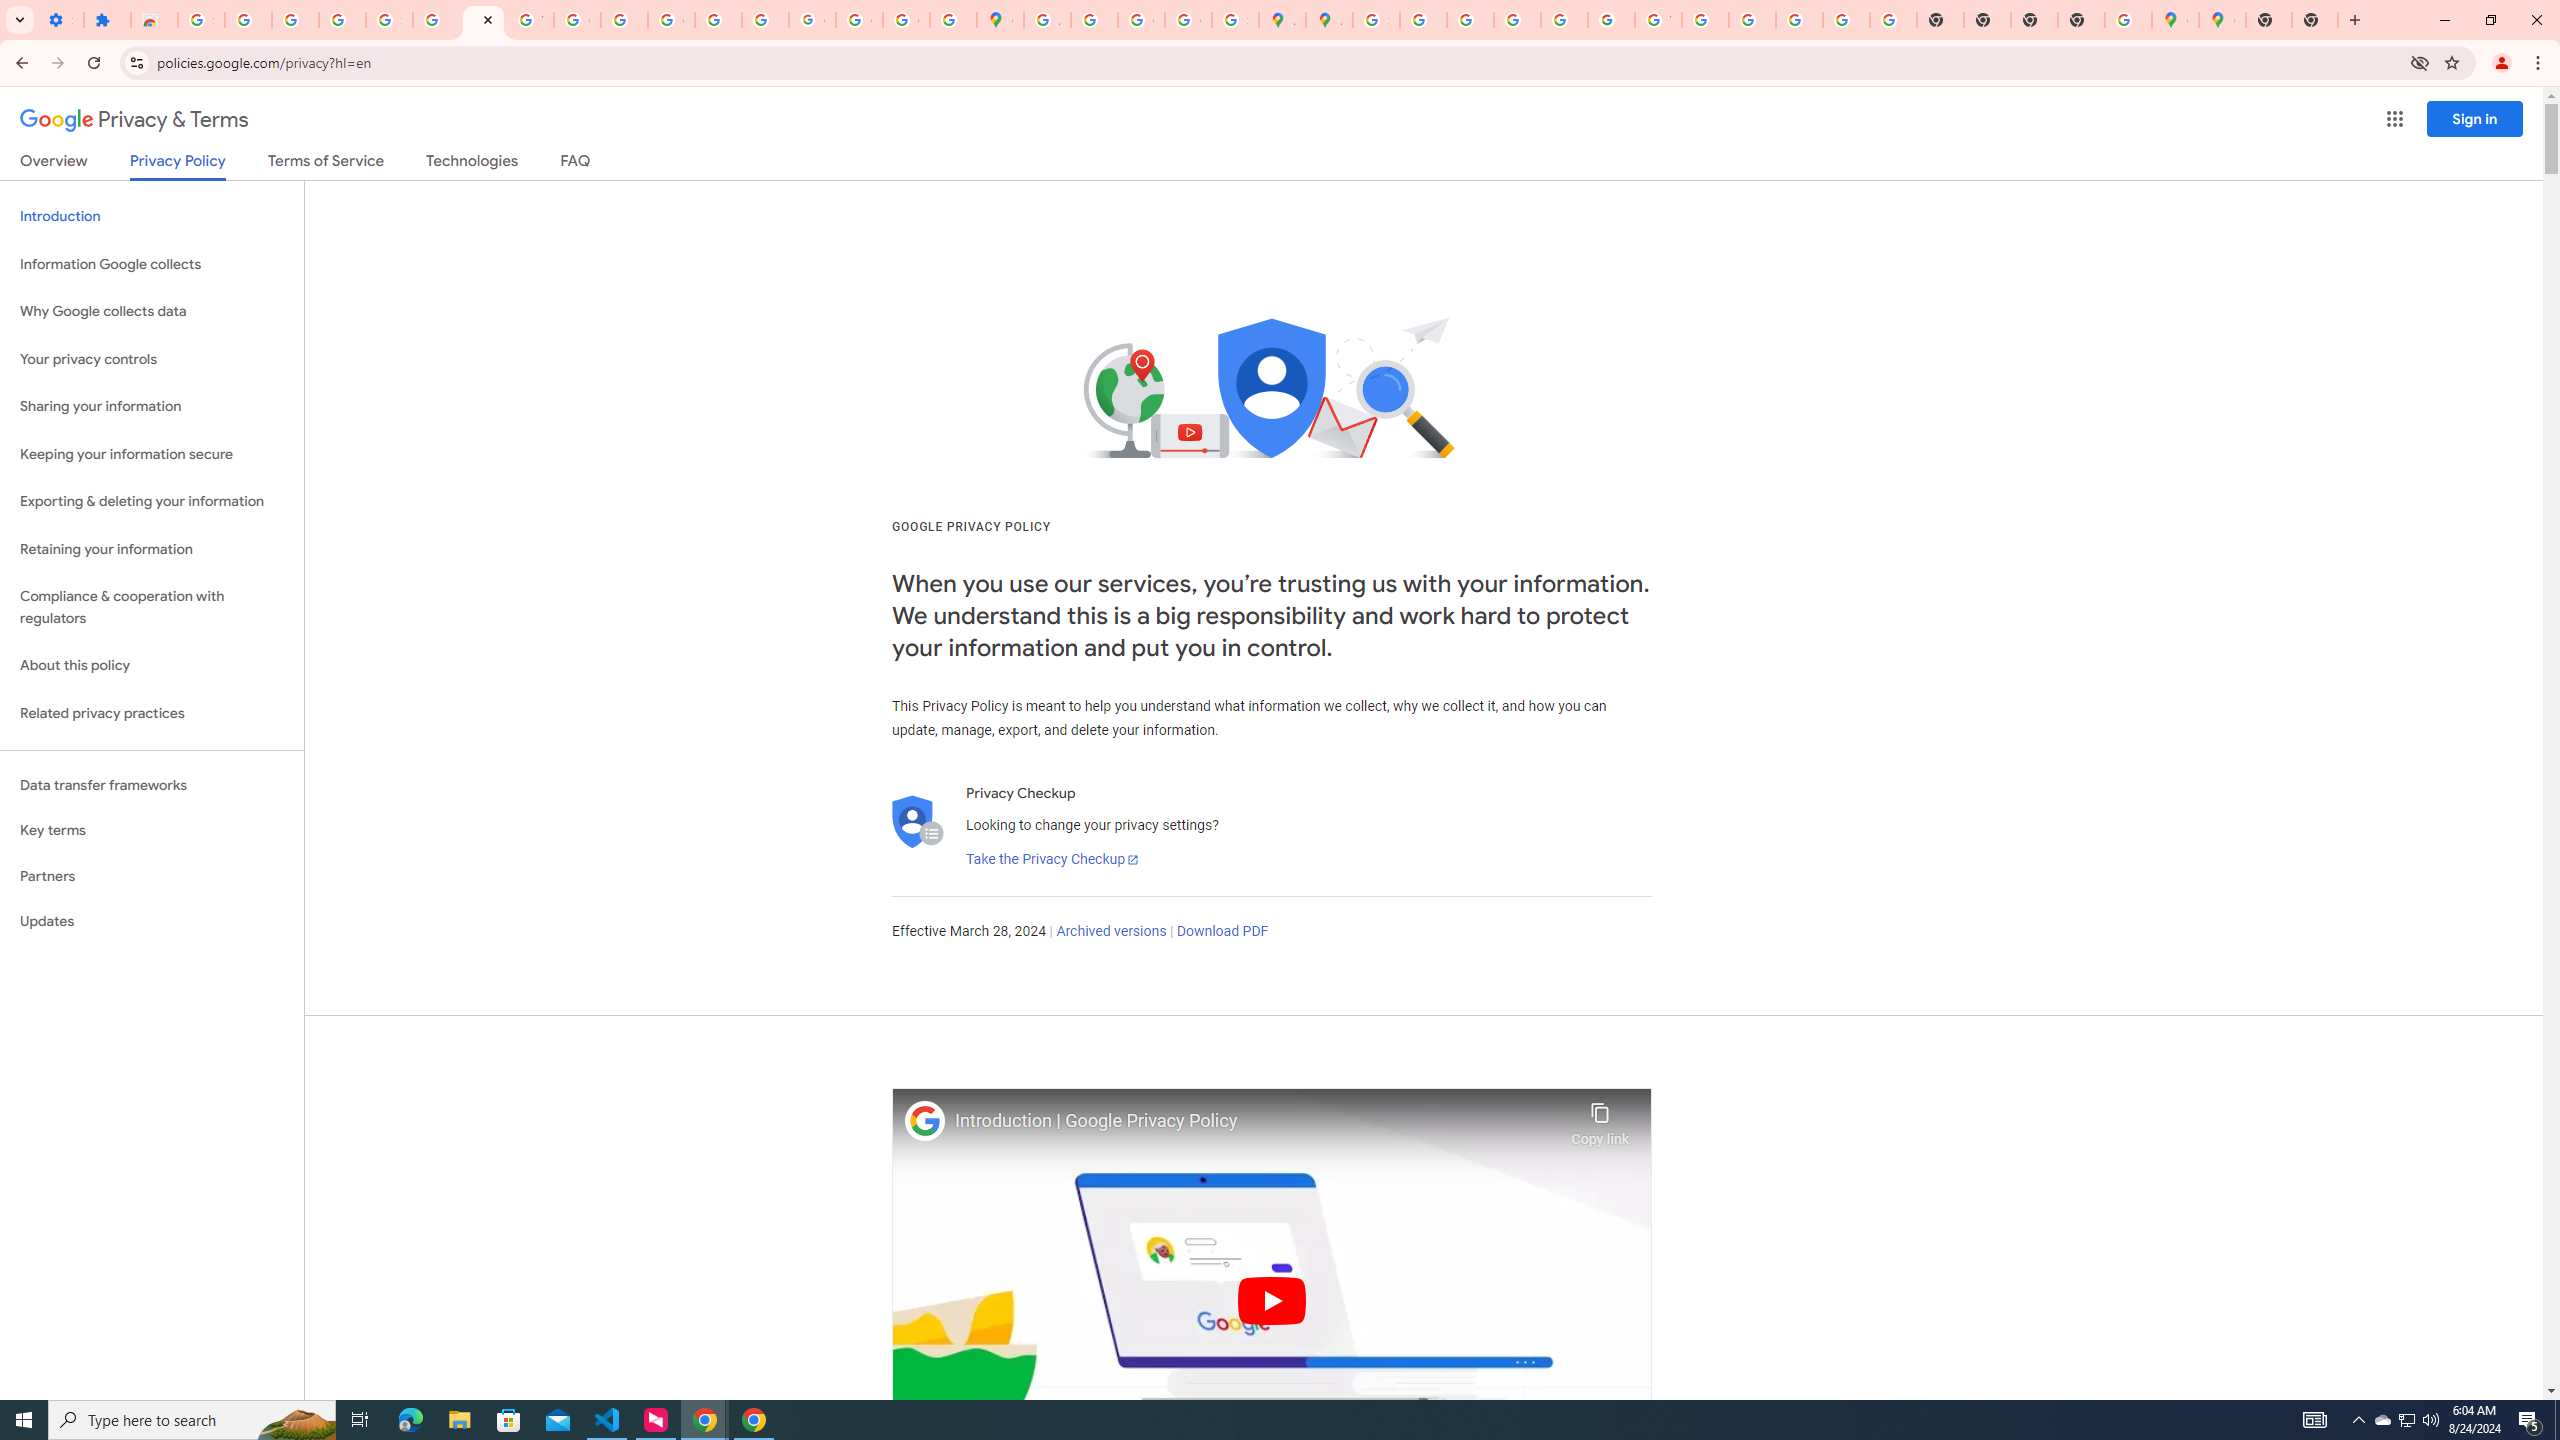 This screenshot has width=2560, height=1440. What do you see at coordinates (999, 19) in the screenshot?
I see `'Google Maps'` at bounding box center [999, 19].